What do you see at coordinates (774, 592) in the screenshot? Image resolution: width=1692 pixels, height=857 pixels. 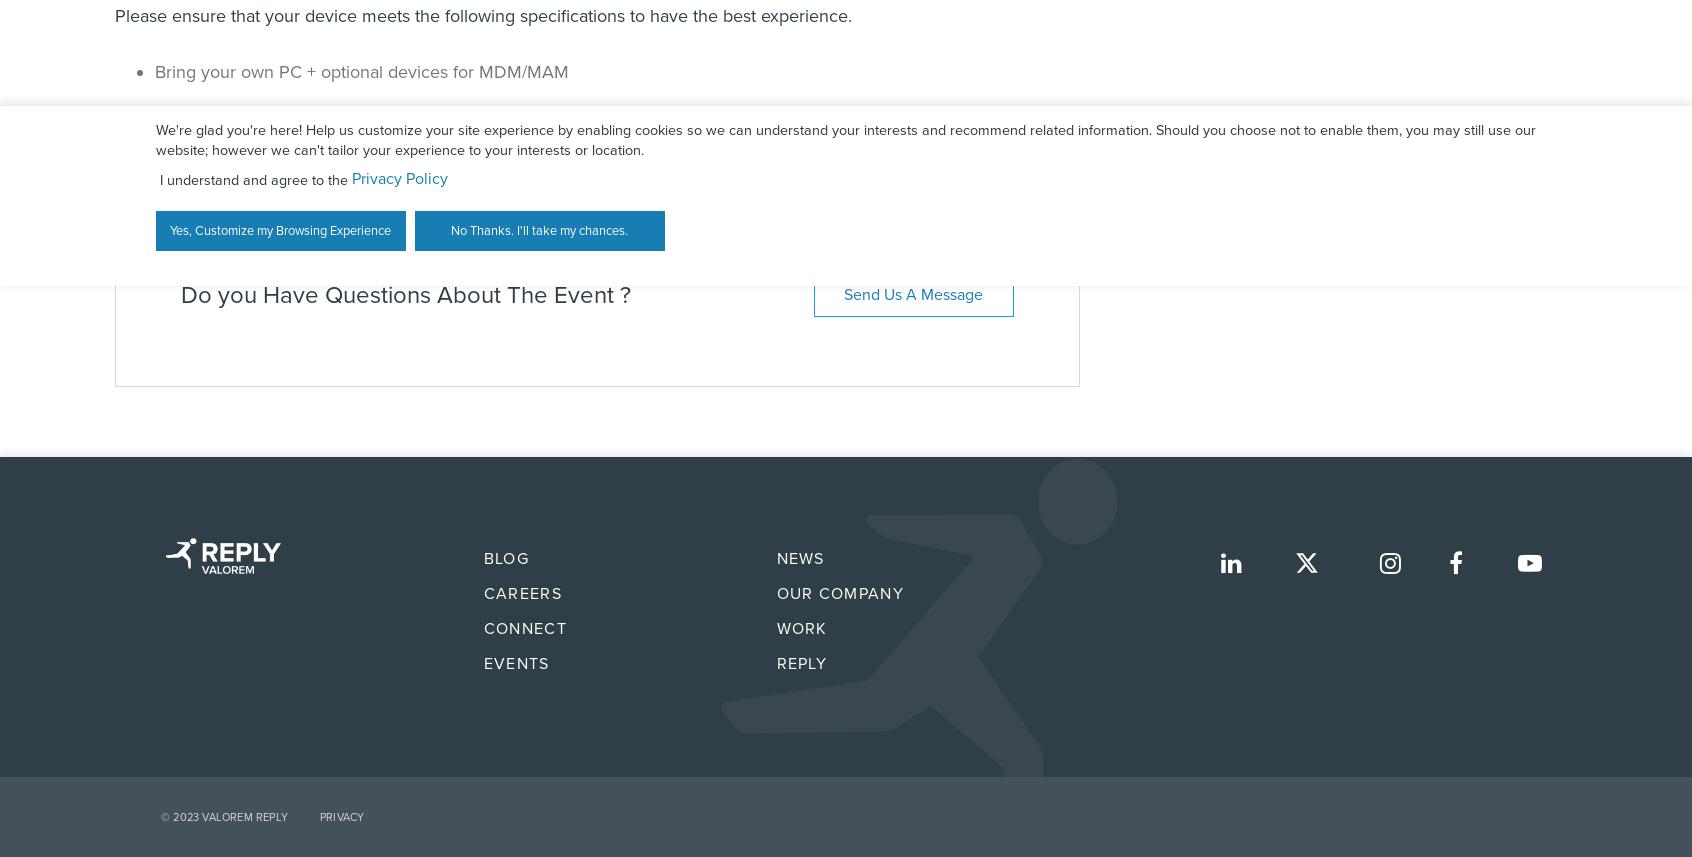 I see `'Our Company'` at bounding box center [774, 592].